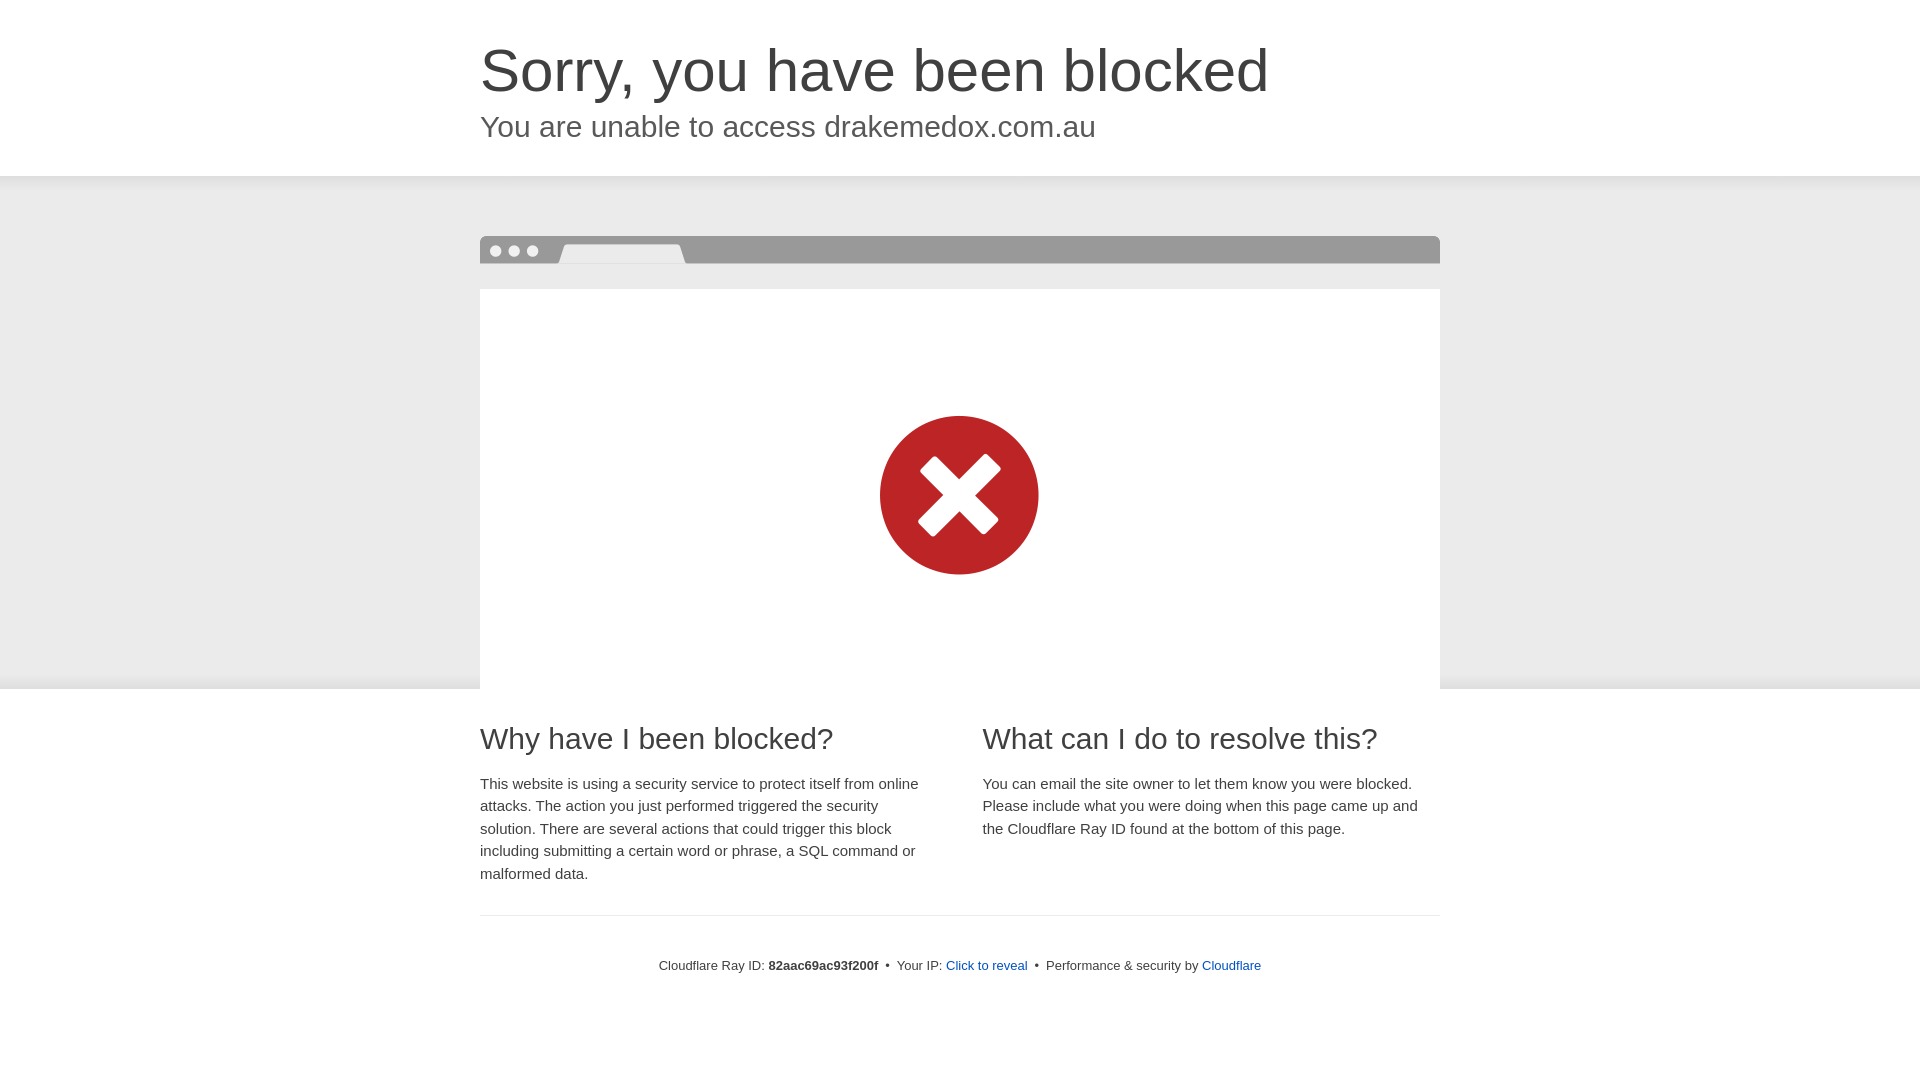  What do you see at coordinates (1230, 964) in the screenshot?
I see `'Cloudflare'` at bounding box center [1230, 964].